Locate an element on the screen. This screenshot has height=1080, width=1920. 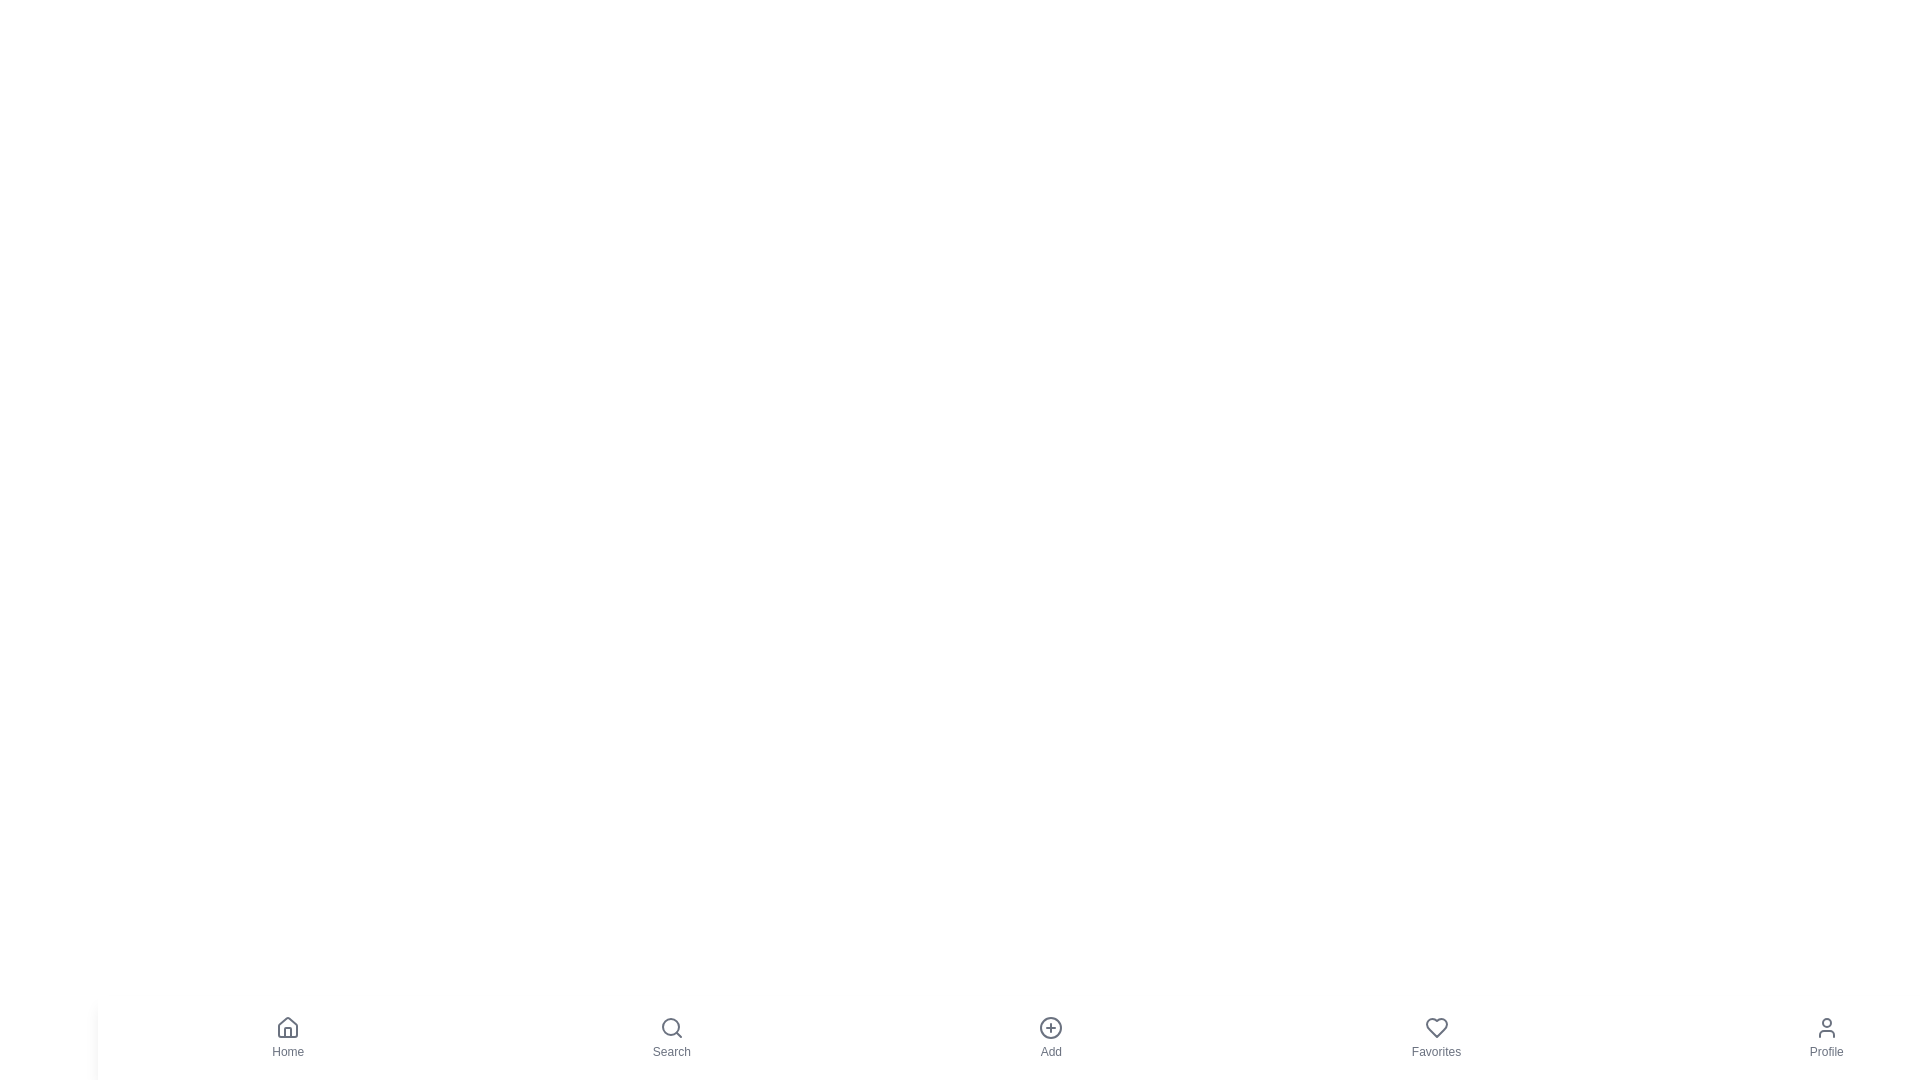
the heart-shaped icon located in the 'Favorites' tab of the bottom navigation bar is located at coordinates (1435, 1028).